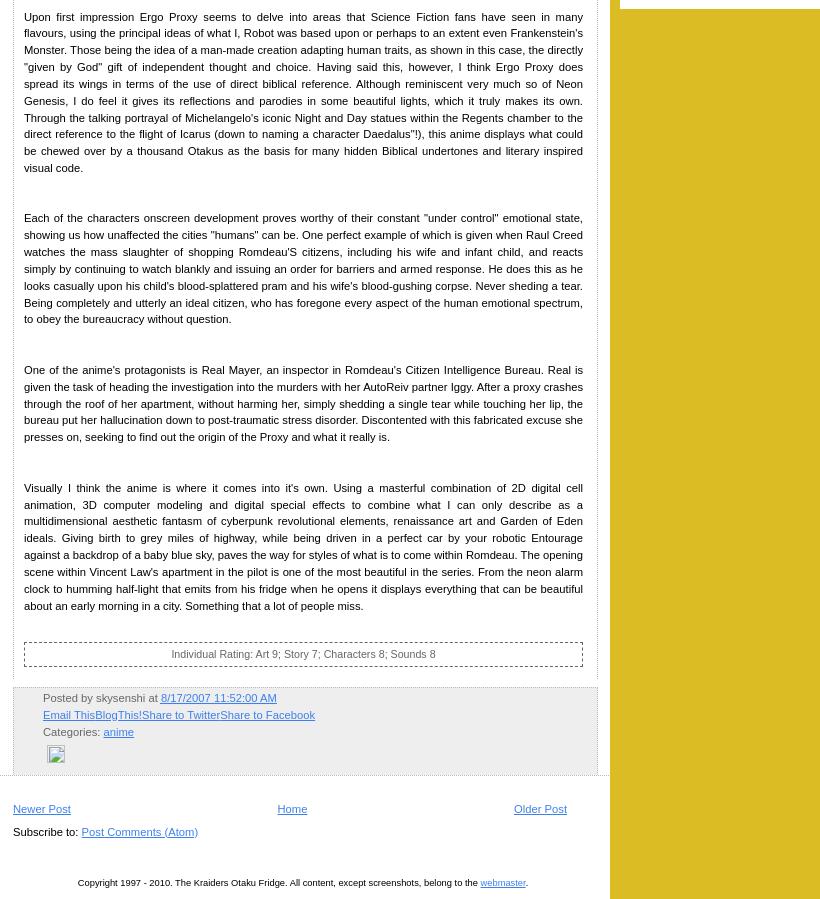 This screenshot has width=820, height=899. I want to click on 'BlogThis!', so click(116, 713).